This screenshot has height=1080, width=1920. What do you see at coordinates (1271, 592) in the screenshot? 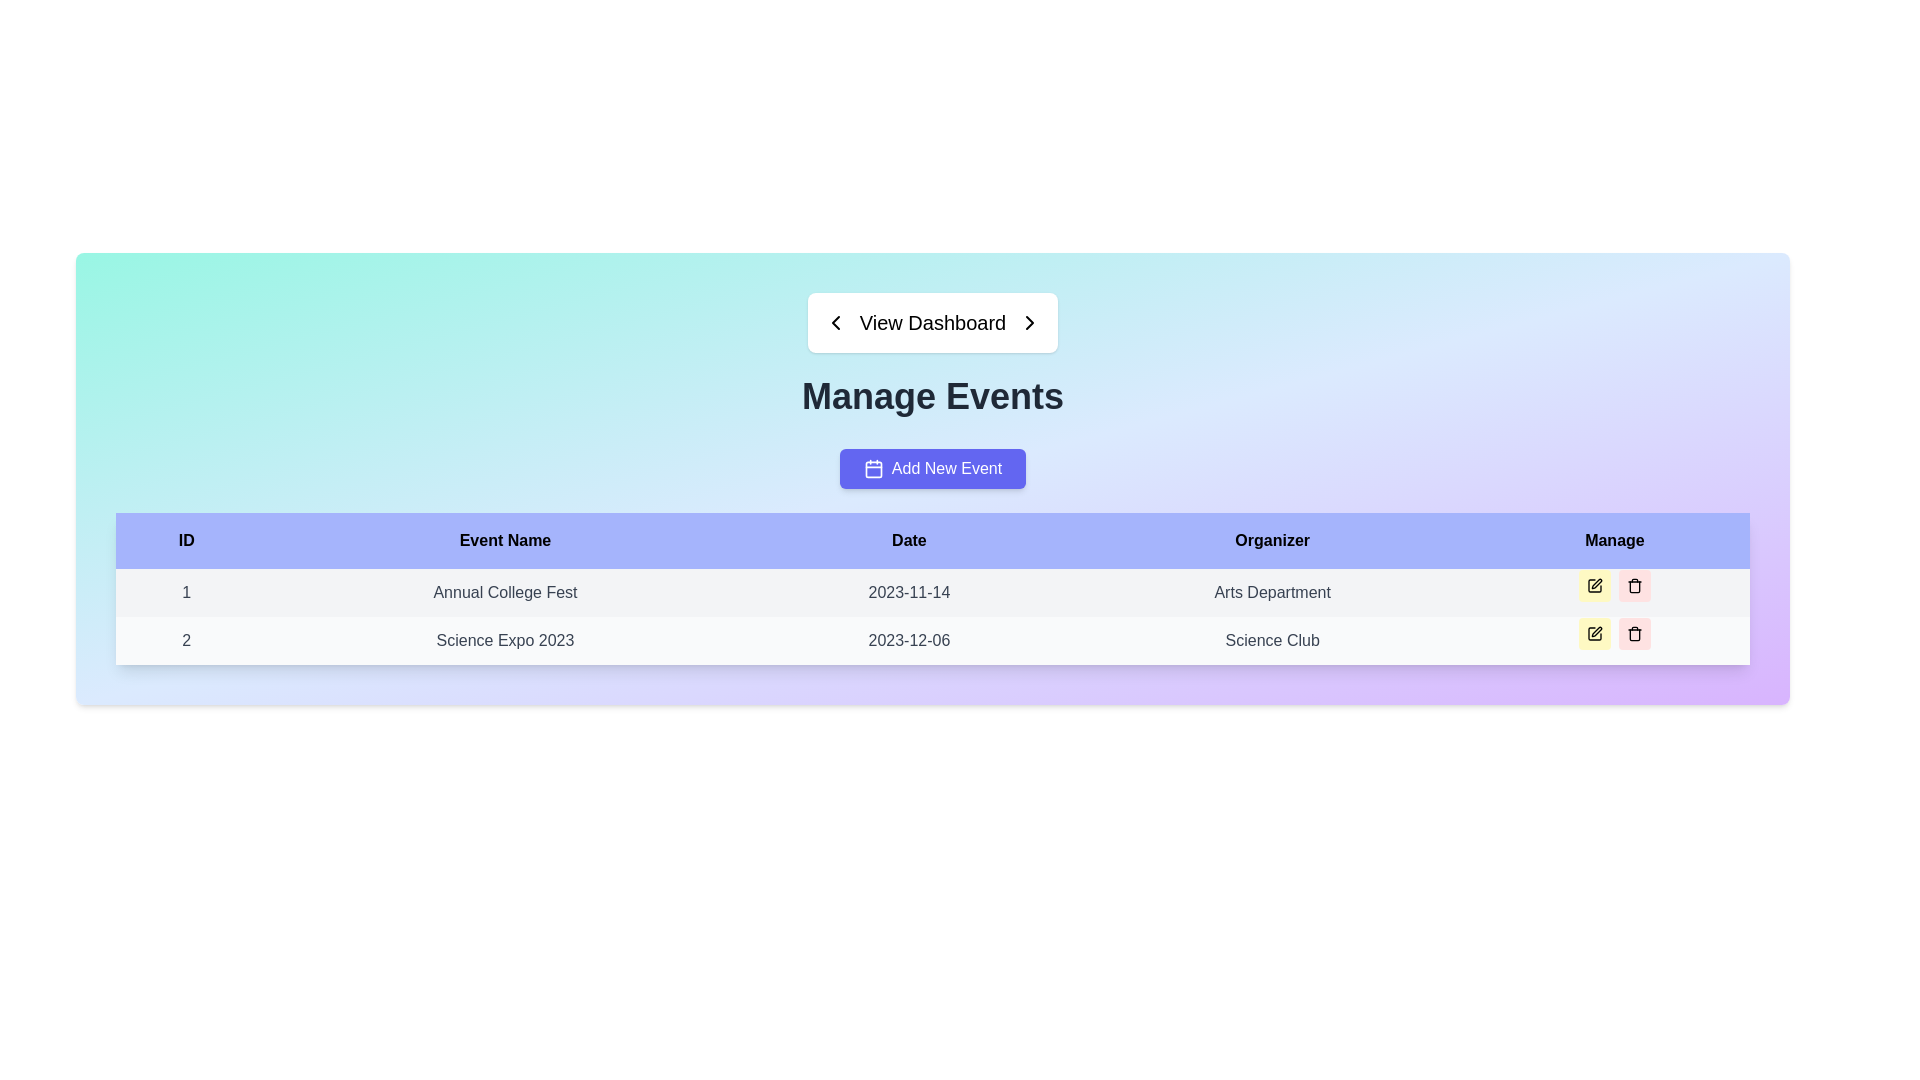
I see `text content of the 'Arts Department' label, which is displayed in a slightly bold gray font under the 'Organizer' column of the table structure` at bounding box center [1271, 592].